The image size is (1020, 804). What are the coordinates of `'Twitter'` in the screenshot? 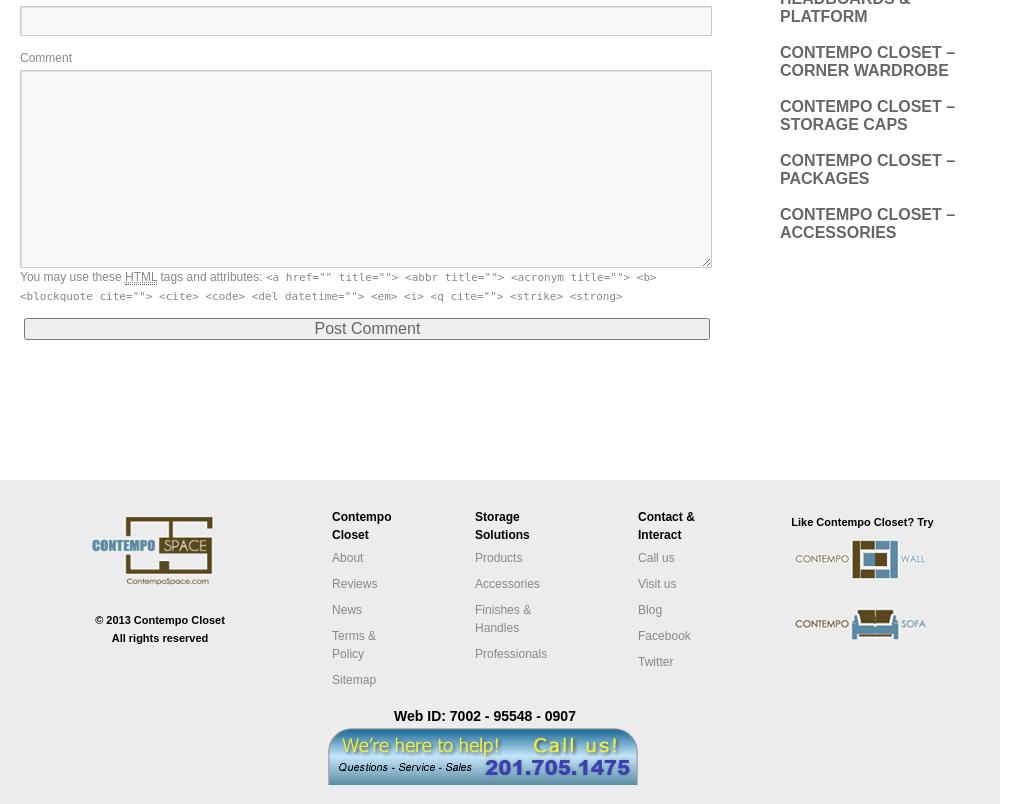 It's located at (638, 659).